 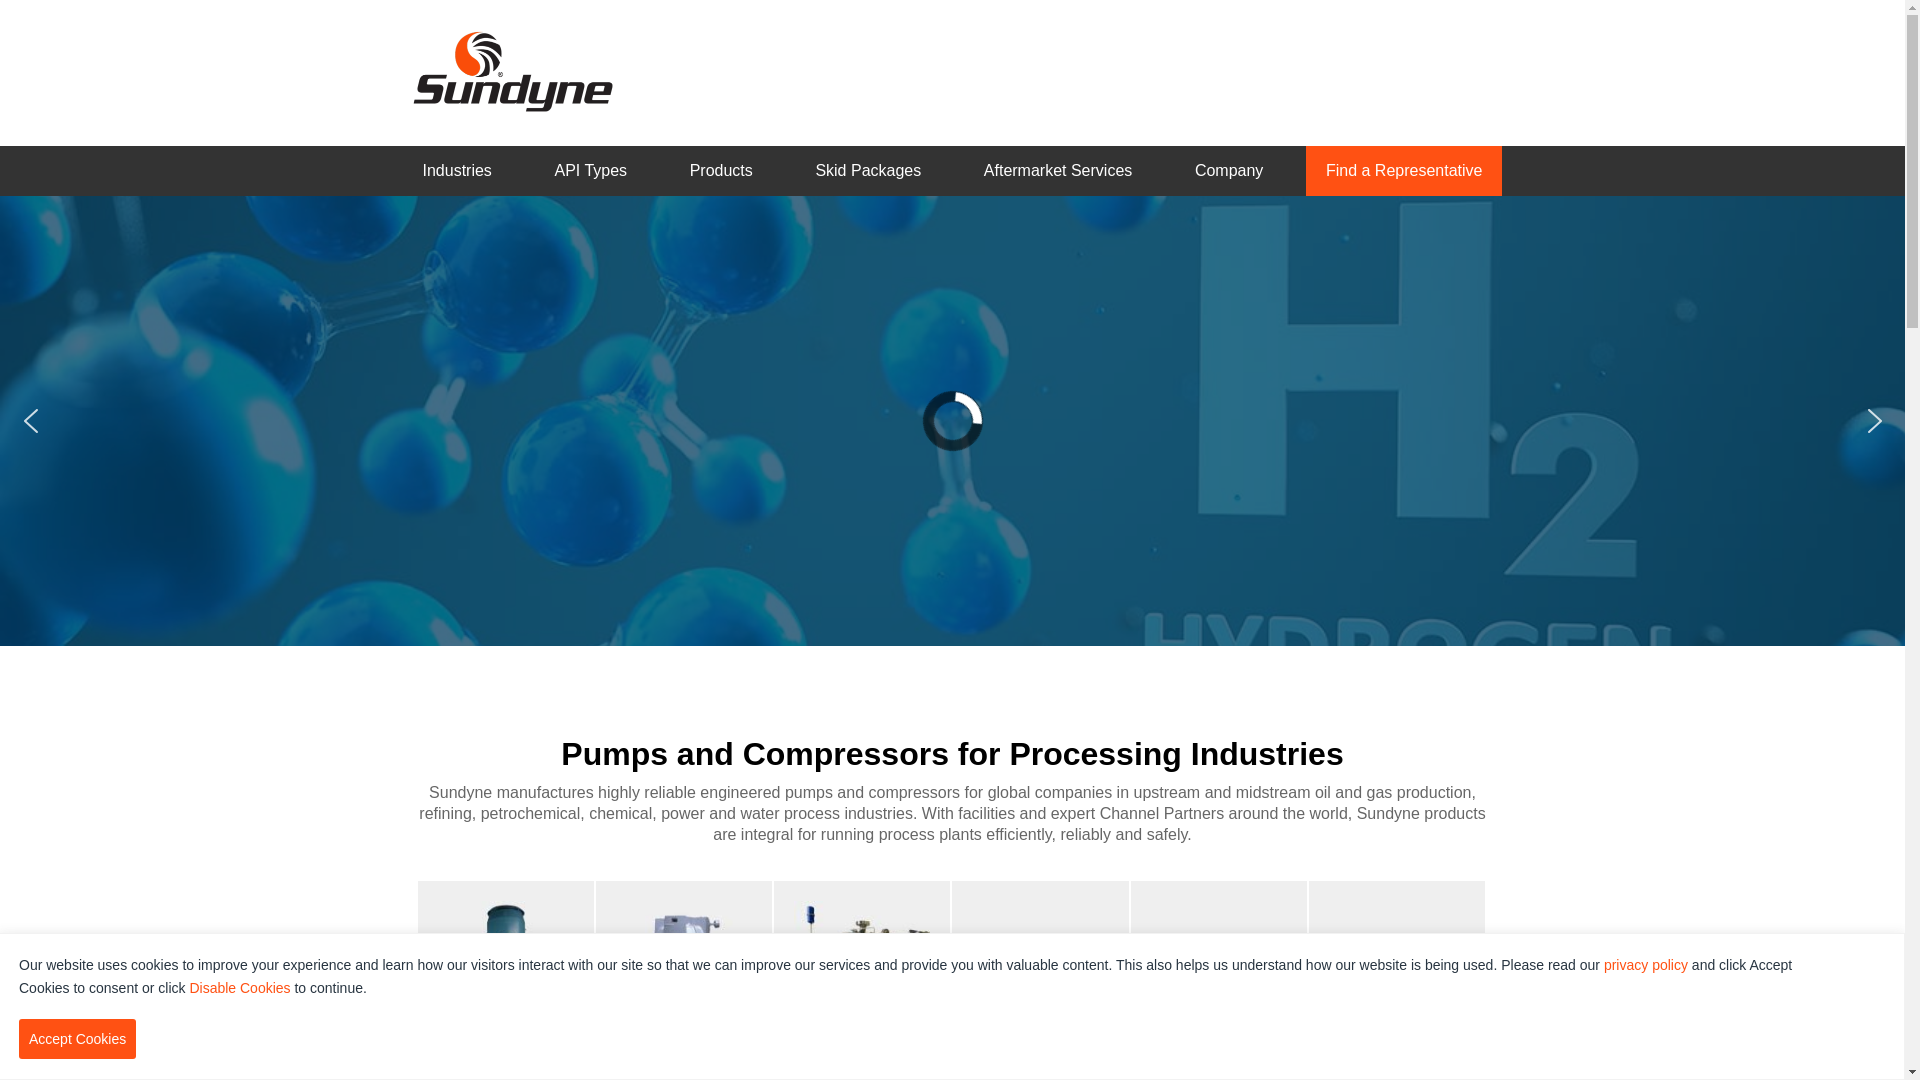 I want to click on 'API Types', so click(x=589, y=170).